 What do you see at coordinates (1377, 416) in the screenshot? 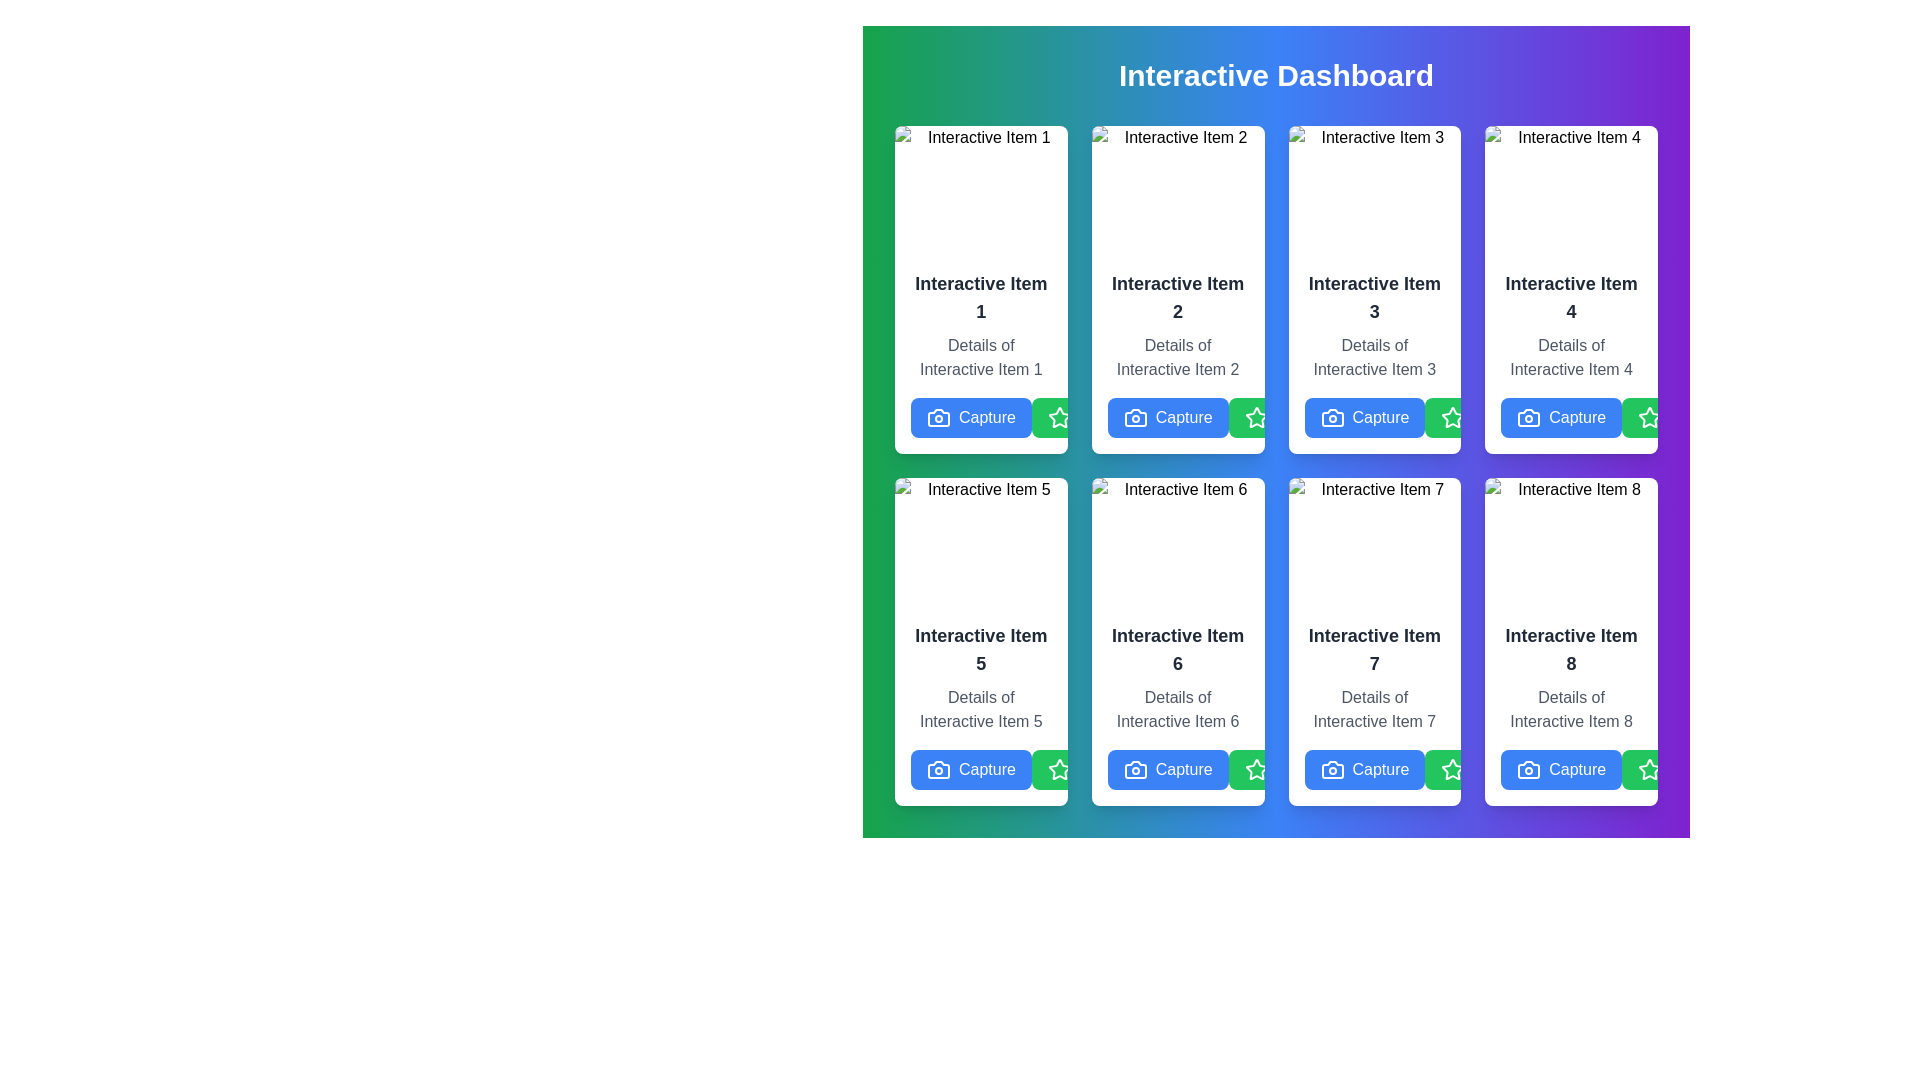
I see `the heart-shaped icon in the third card labeled 'Interactive Item 3'` at bounding box center [1377, 416].